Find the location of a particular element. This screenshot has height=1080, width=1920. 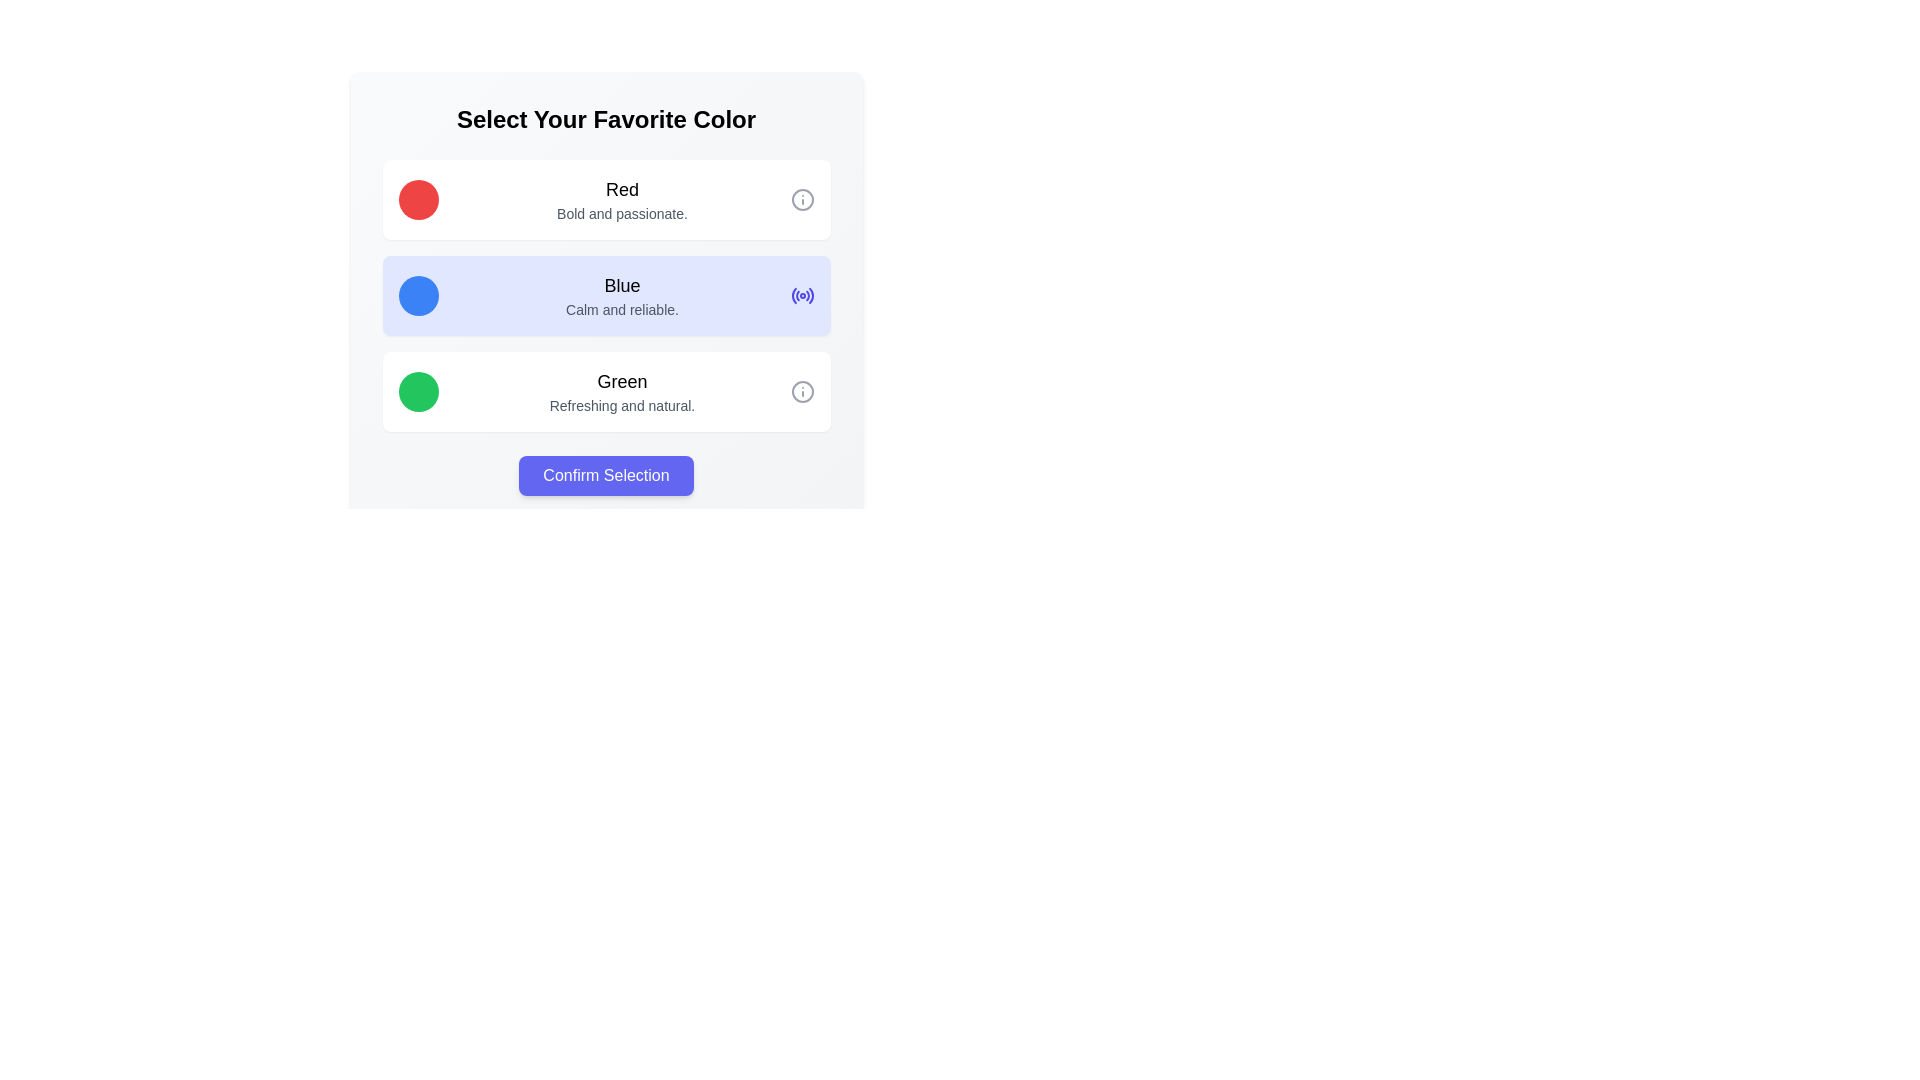

the textual display that shows 'Green' in bold and larger font size, located within the third option of the vertical list of selectable color options, positioned below 'Blue' and above the 'Confirm Selection' button is located at coordinates (621, 392).